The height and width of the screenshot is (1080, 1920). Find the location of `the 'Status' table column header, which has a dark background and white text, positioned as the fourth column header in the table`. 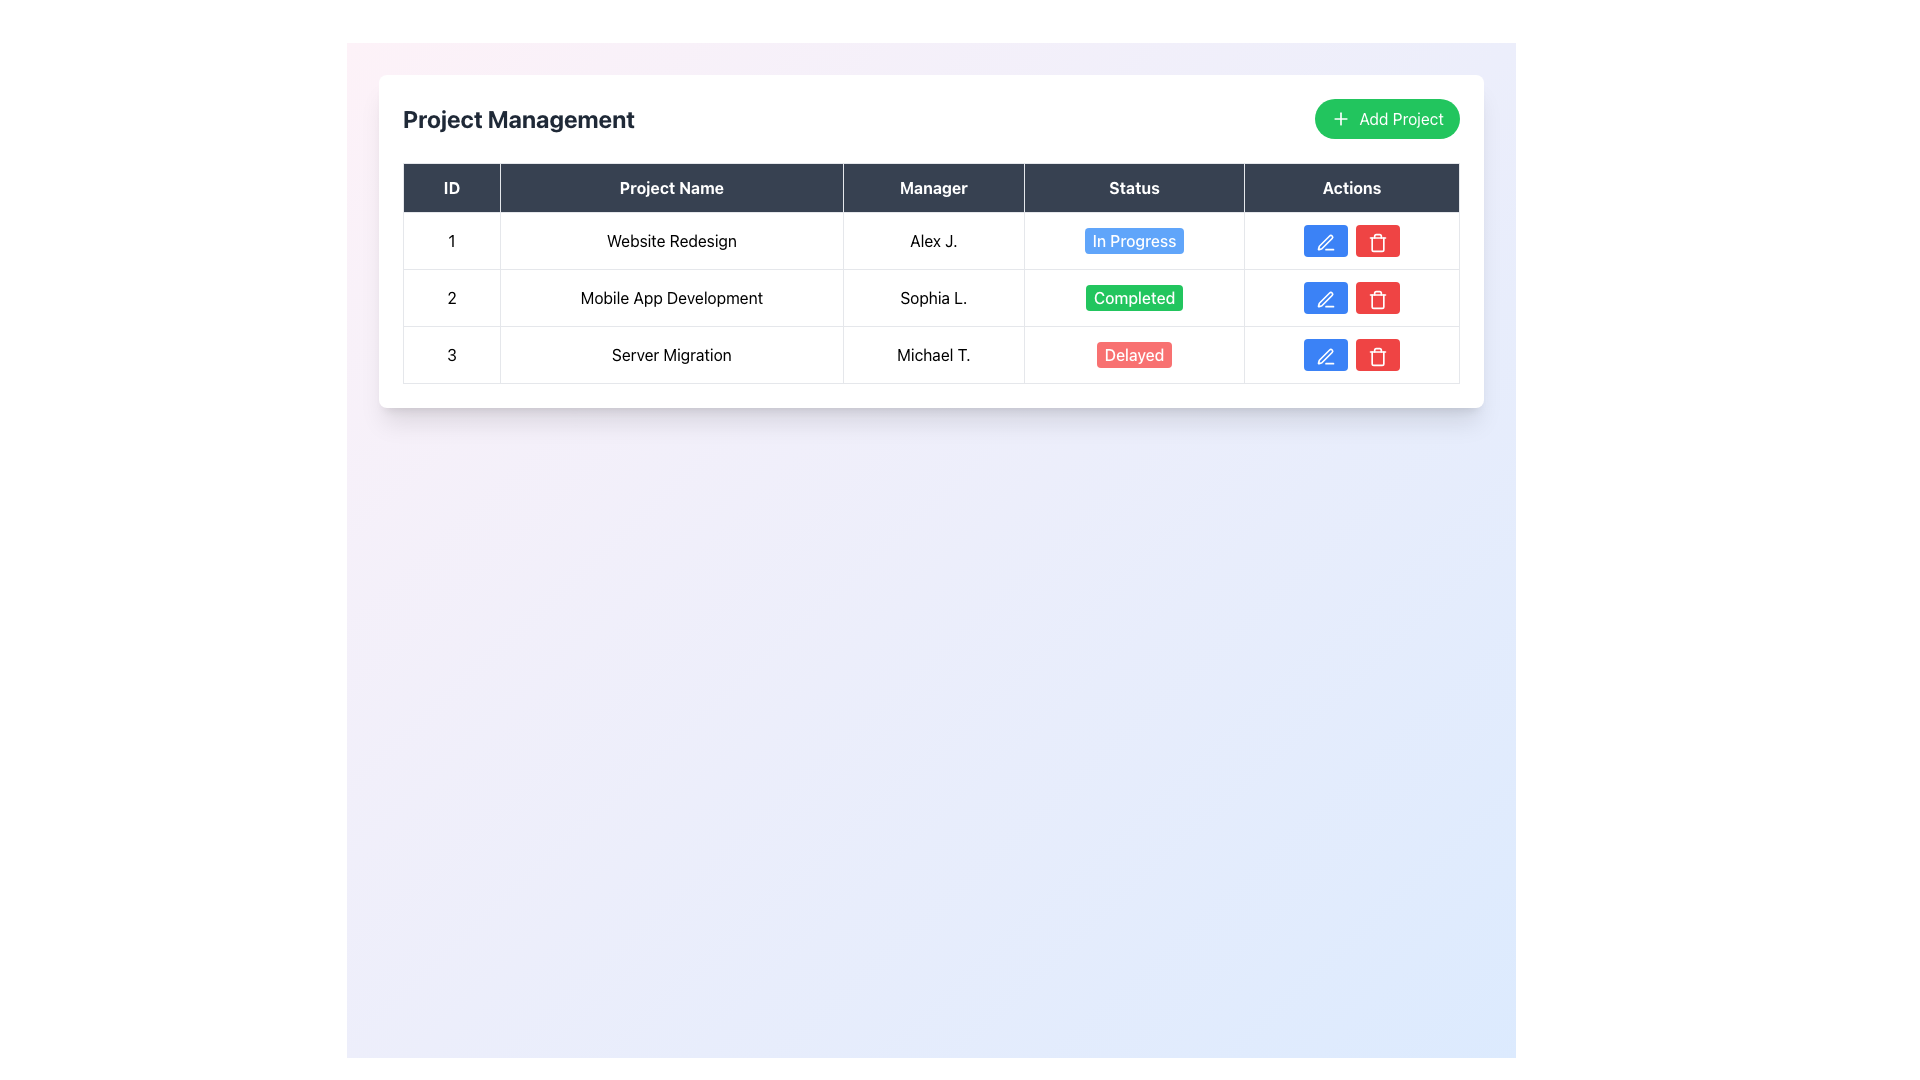

the 'Status' table column header, which has a dark background and white text, positioned as the fourth column header in the table is located at coordinates (1134, 188).